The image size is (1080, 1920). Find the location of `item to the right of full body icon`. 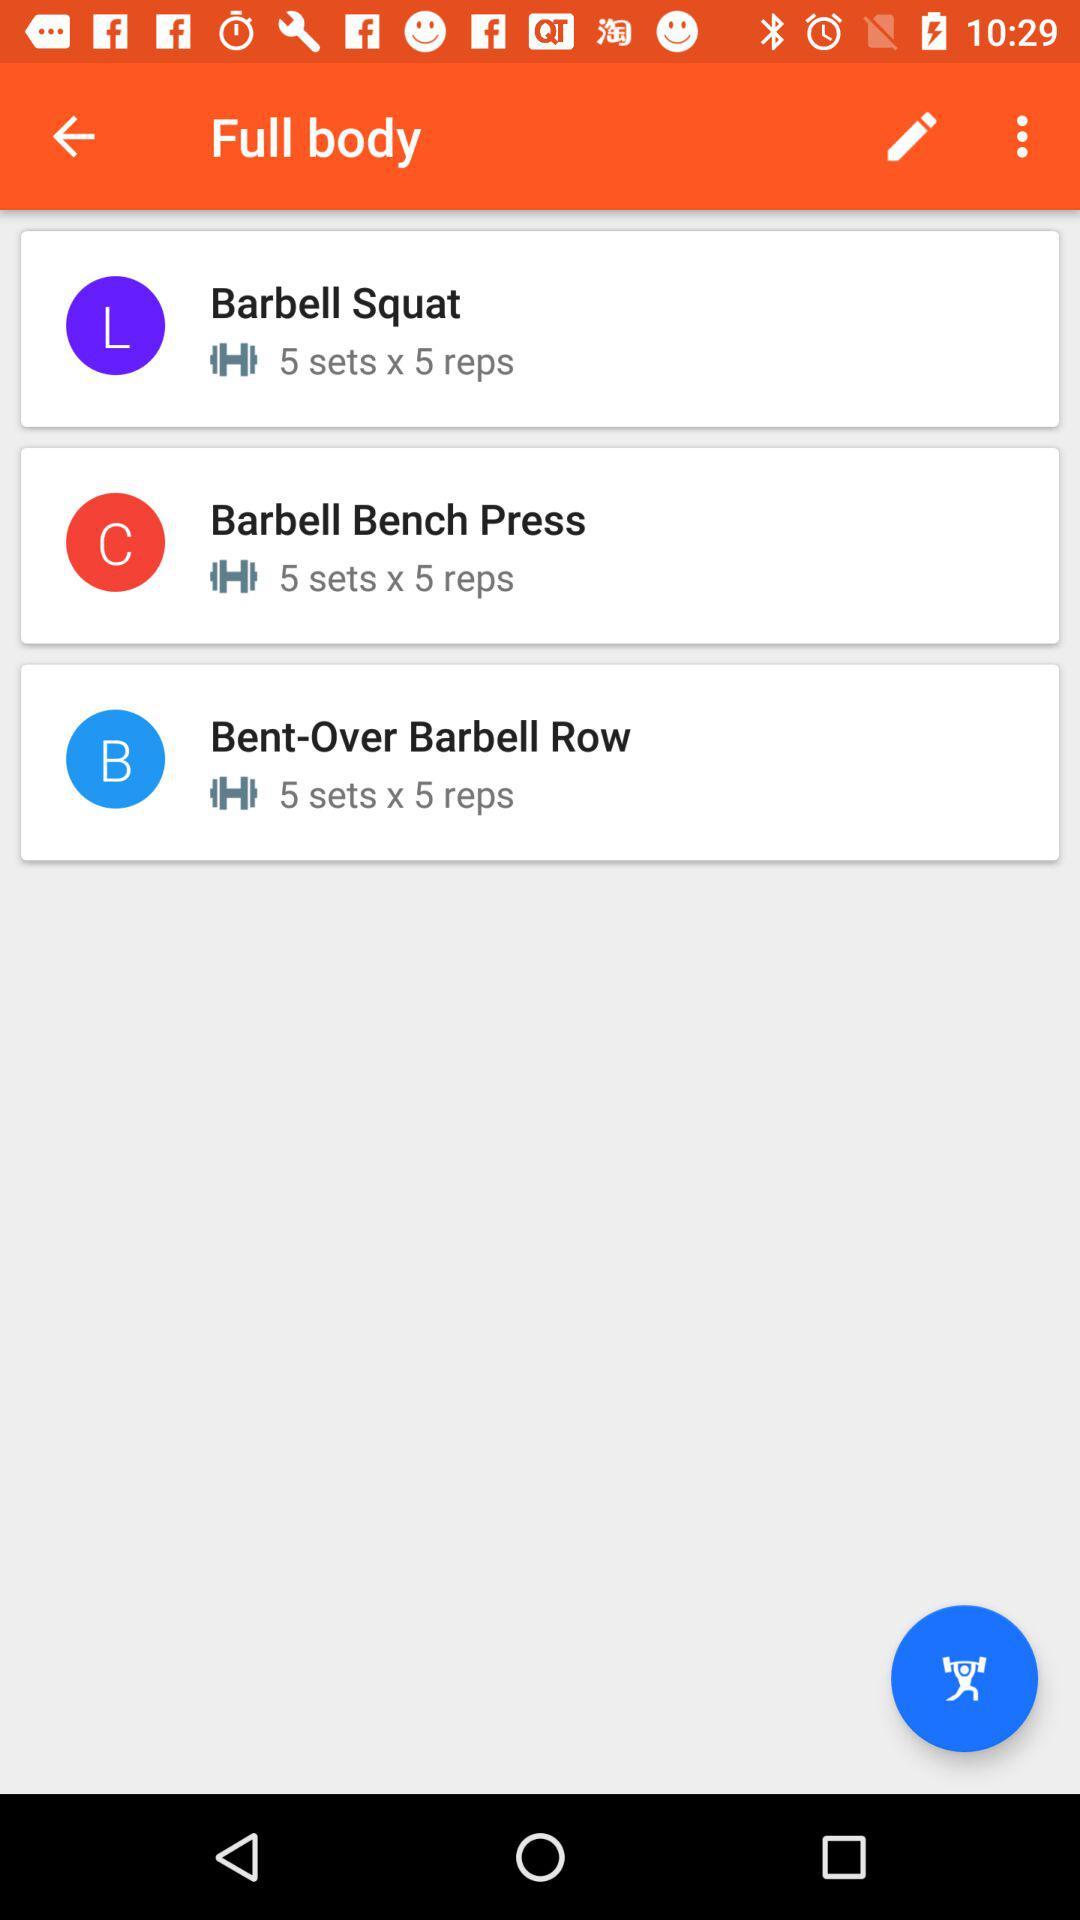

item to the right of full body icon is located at coordinates (911, 135).